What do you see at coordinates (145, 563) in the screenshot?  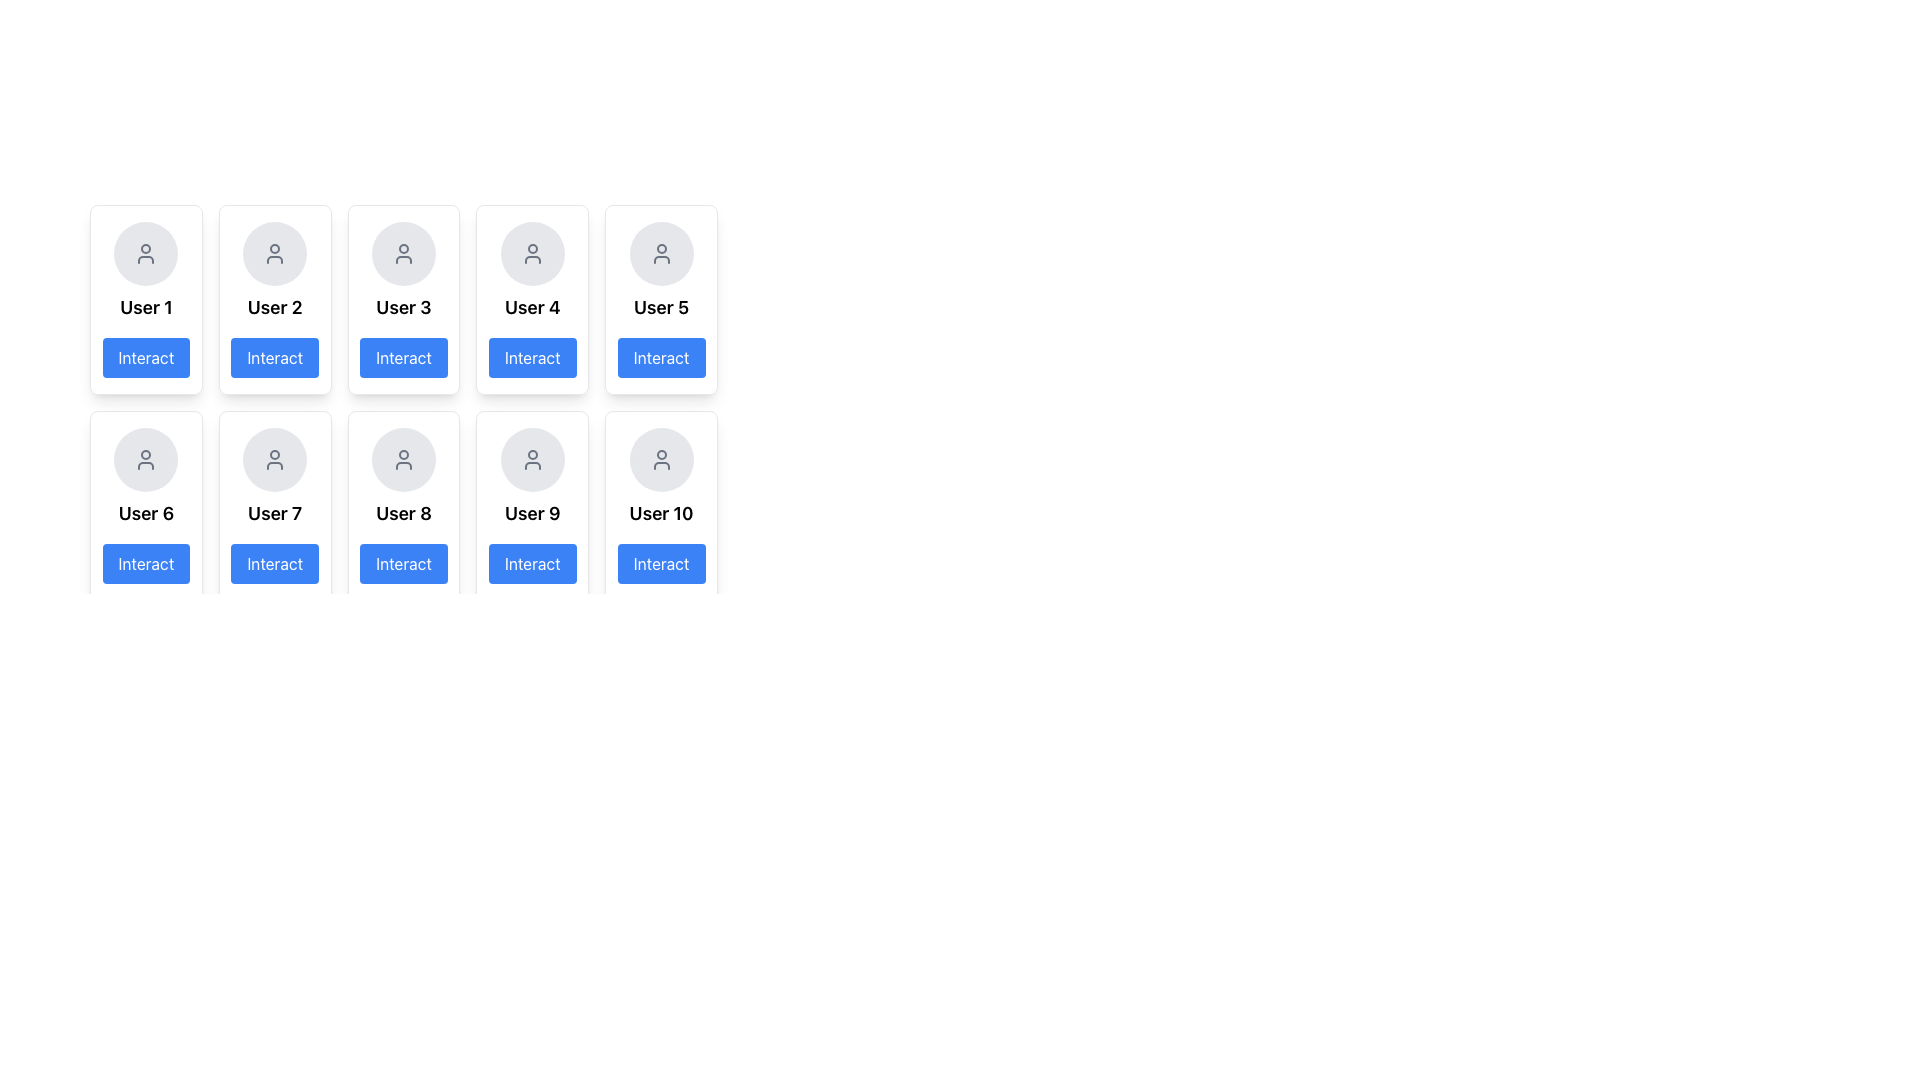 I see `the interaction button located at the bottom of the card representing 'User 6' in the second row, first column to observe the hover effect` at bounding box center [145, 563].